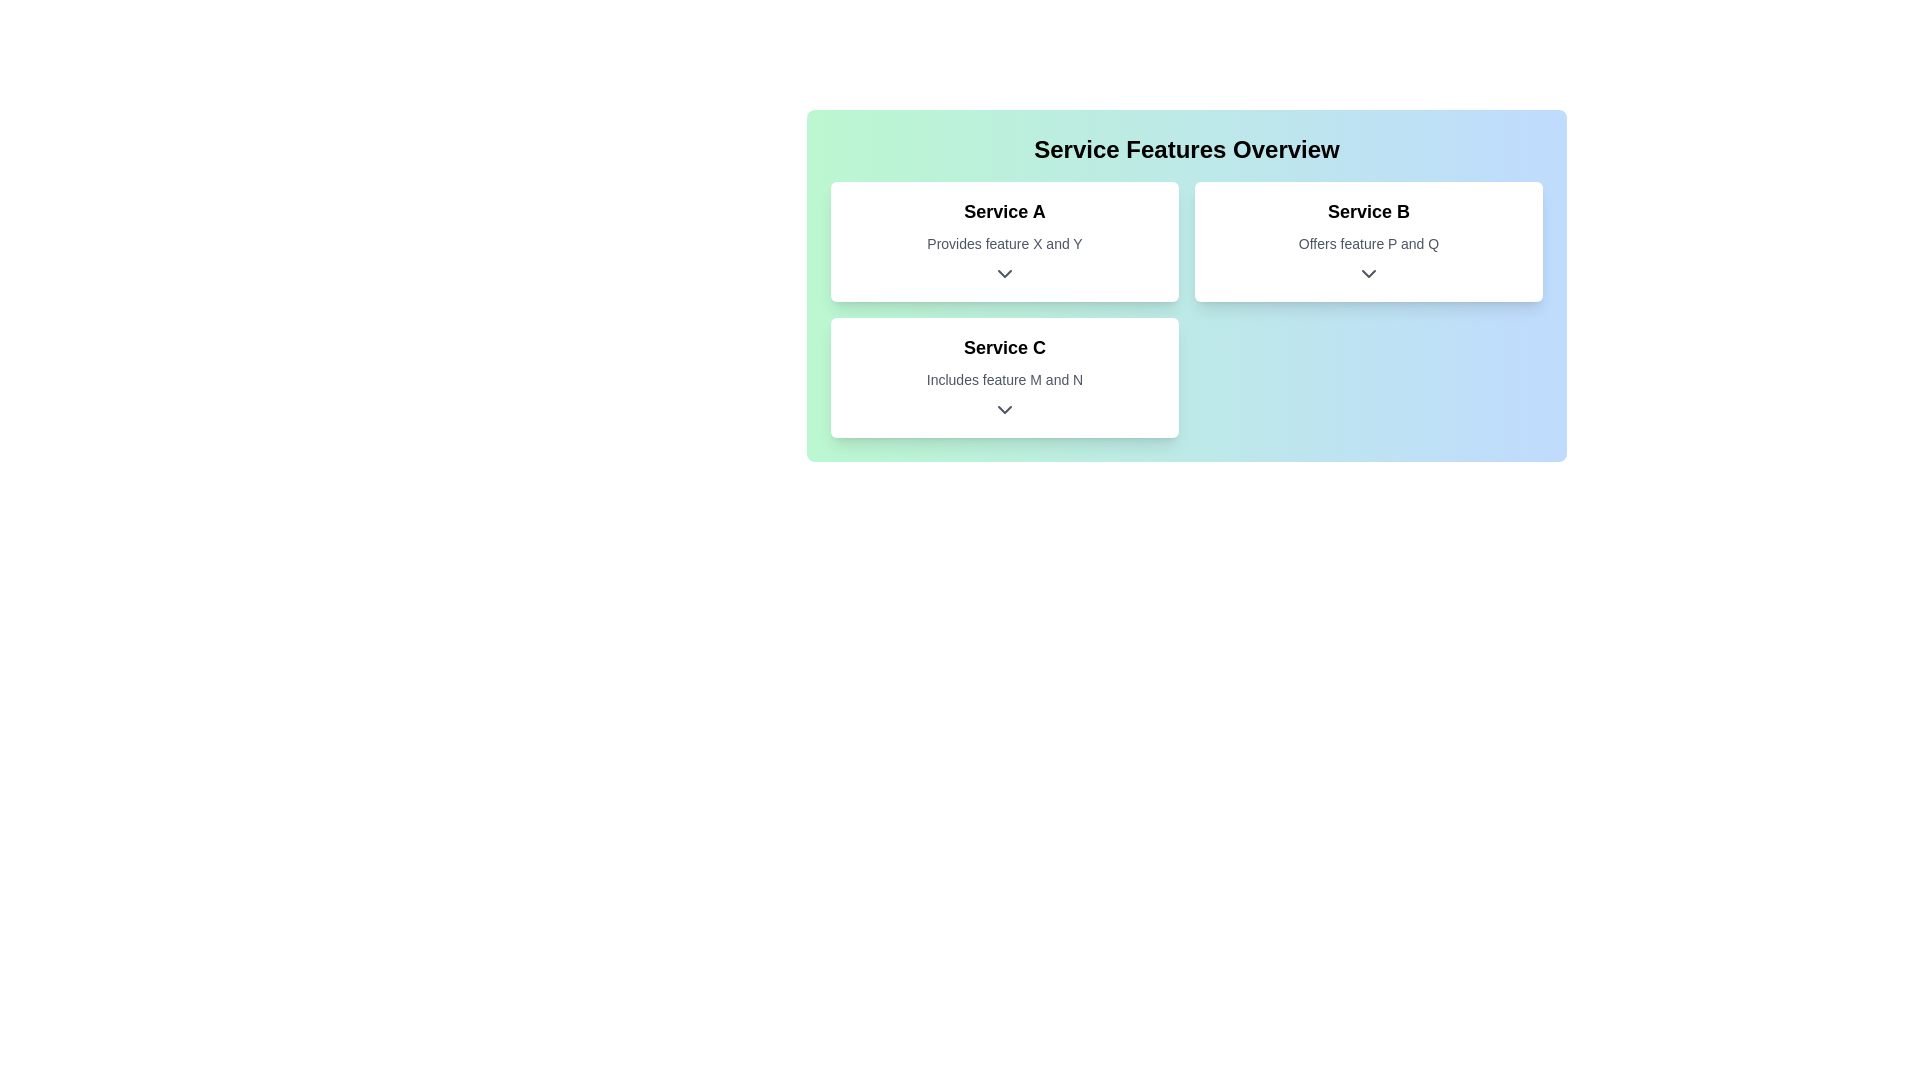 Image resolution: width=1920 pixels, height=1080 pixels. Describe the element at coordinates (1004, 242) in the screenshot. I see `the static text label that provides supporting information about 'Service A', located below the title and above a downward-pointing icon` at that location.